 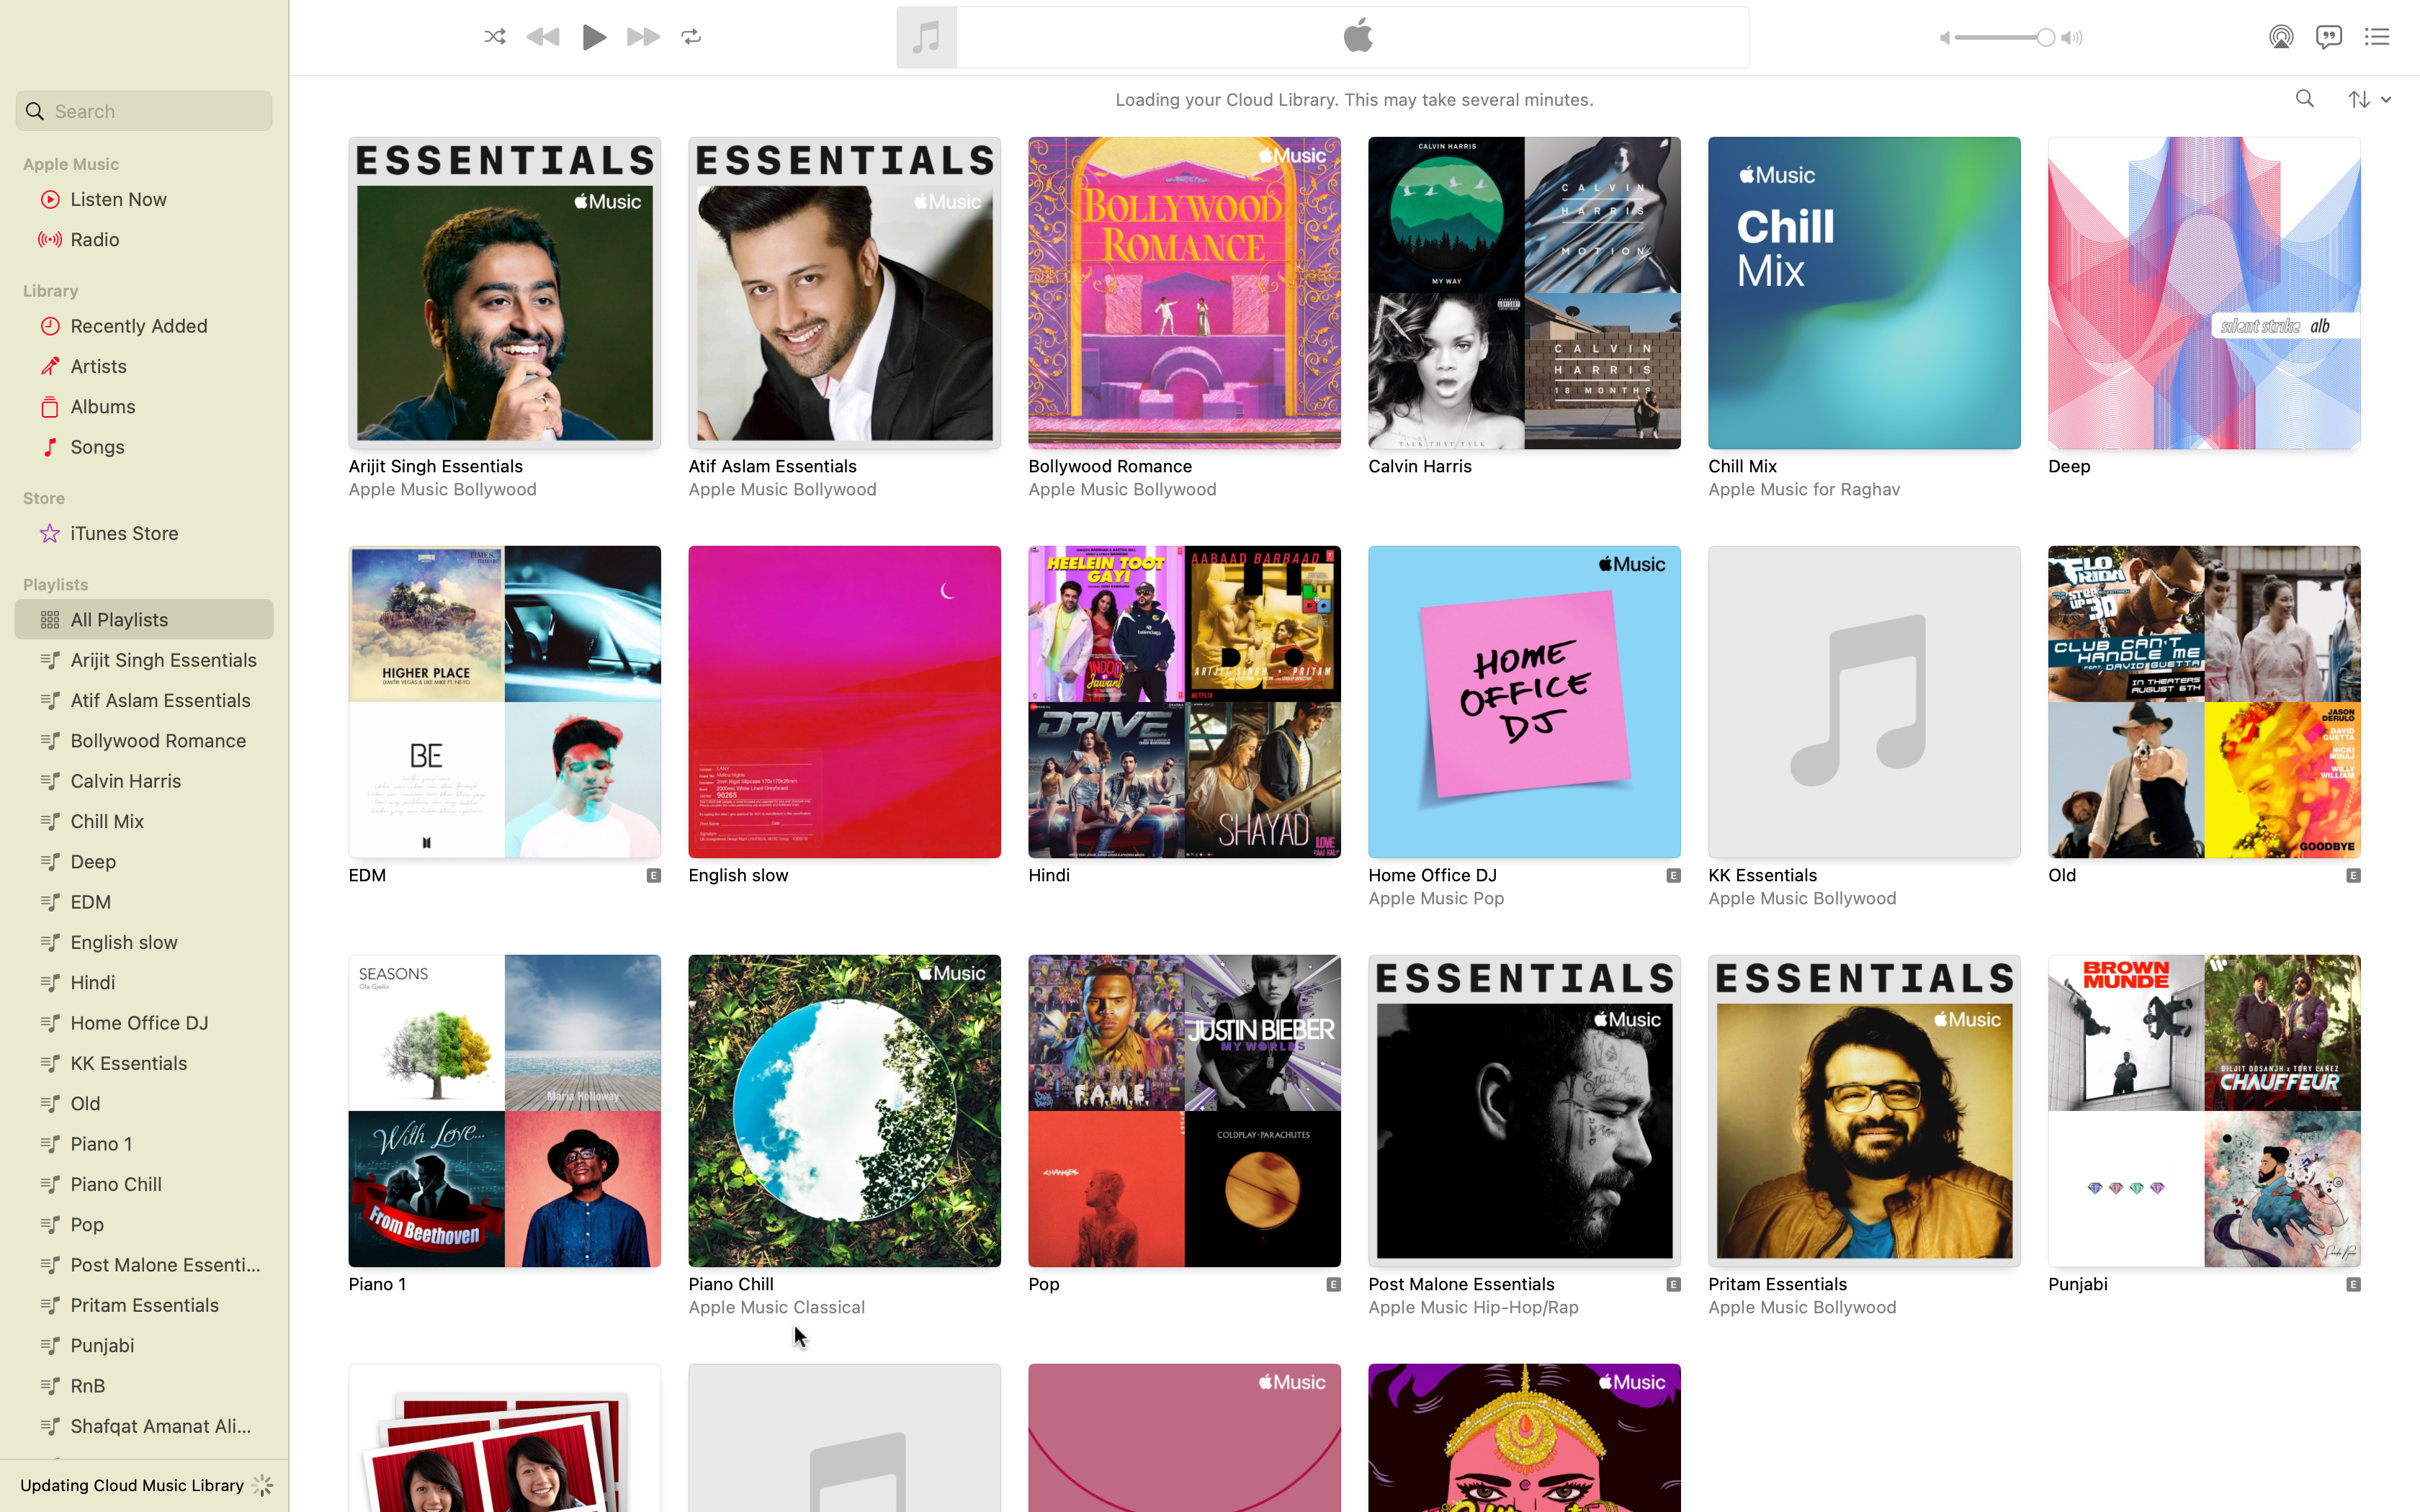 I want to click on Review the songs played recently, so click(x=140, y=325).